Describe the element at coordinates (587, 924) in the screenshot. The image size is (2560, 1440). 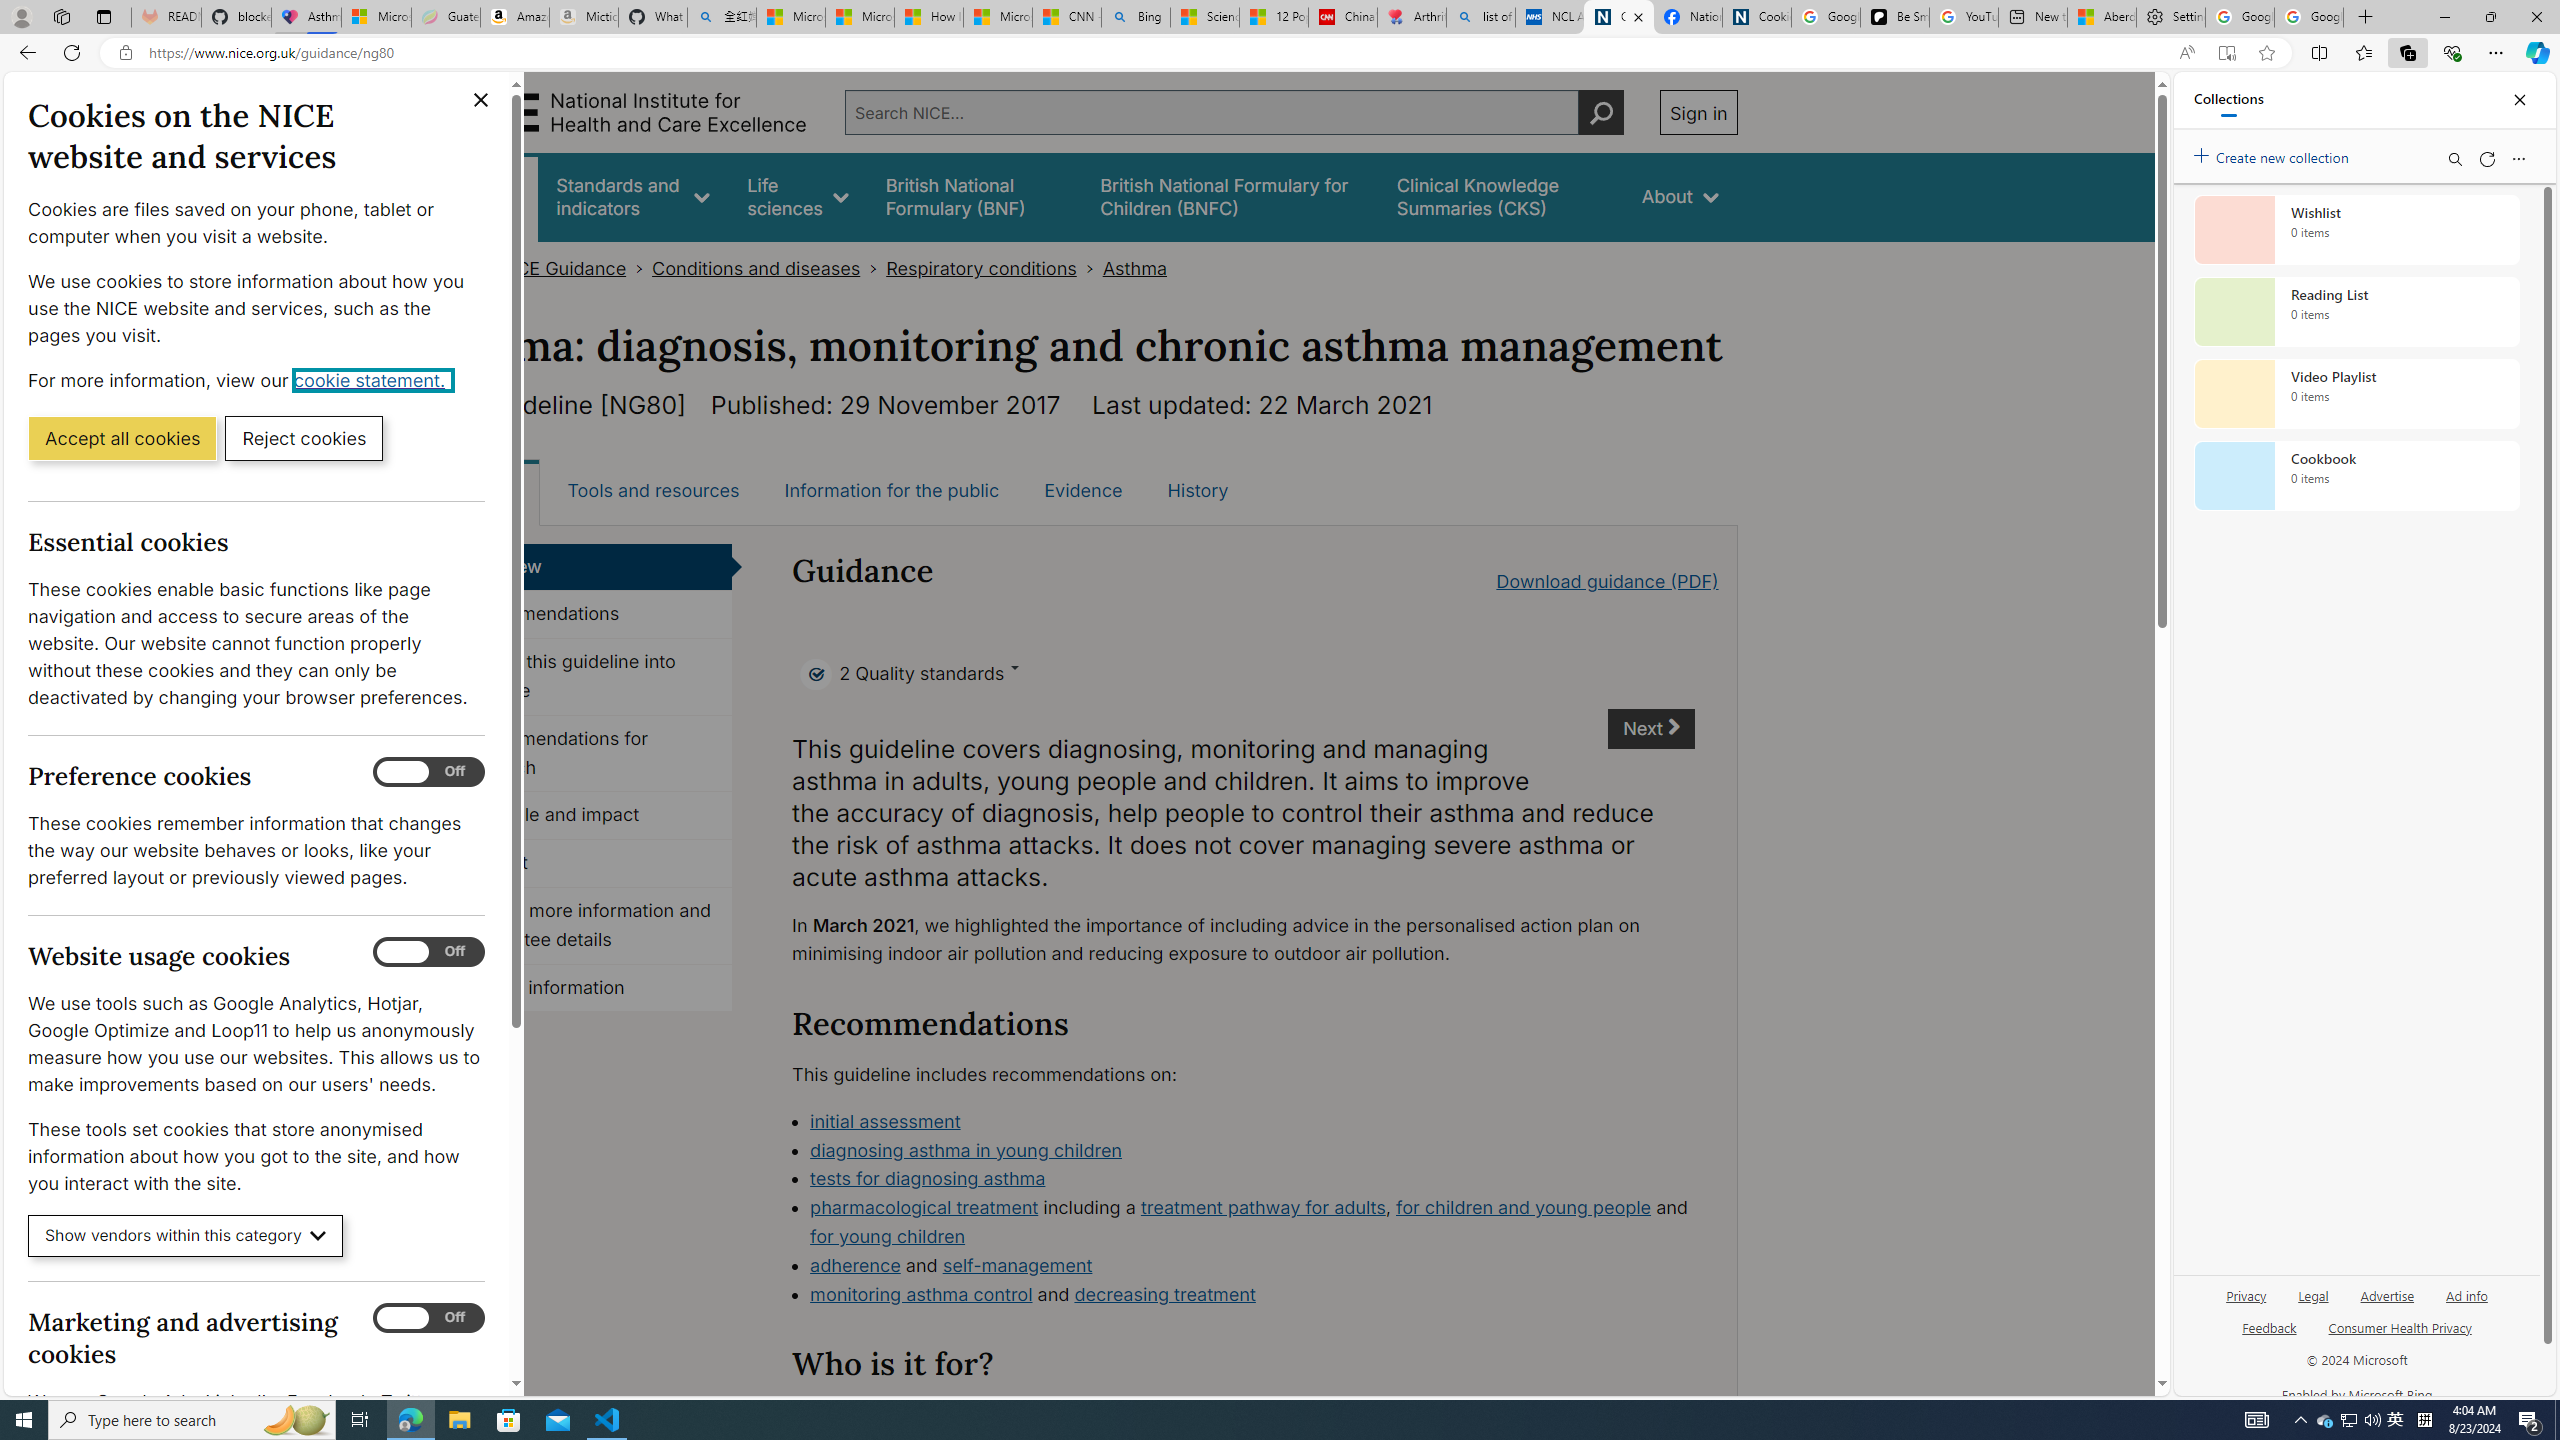
I see `'Finding more information and committee details'` at that location.